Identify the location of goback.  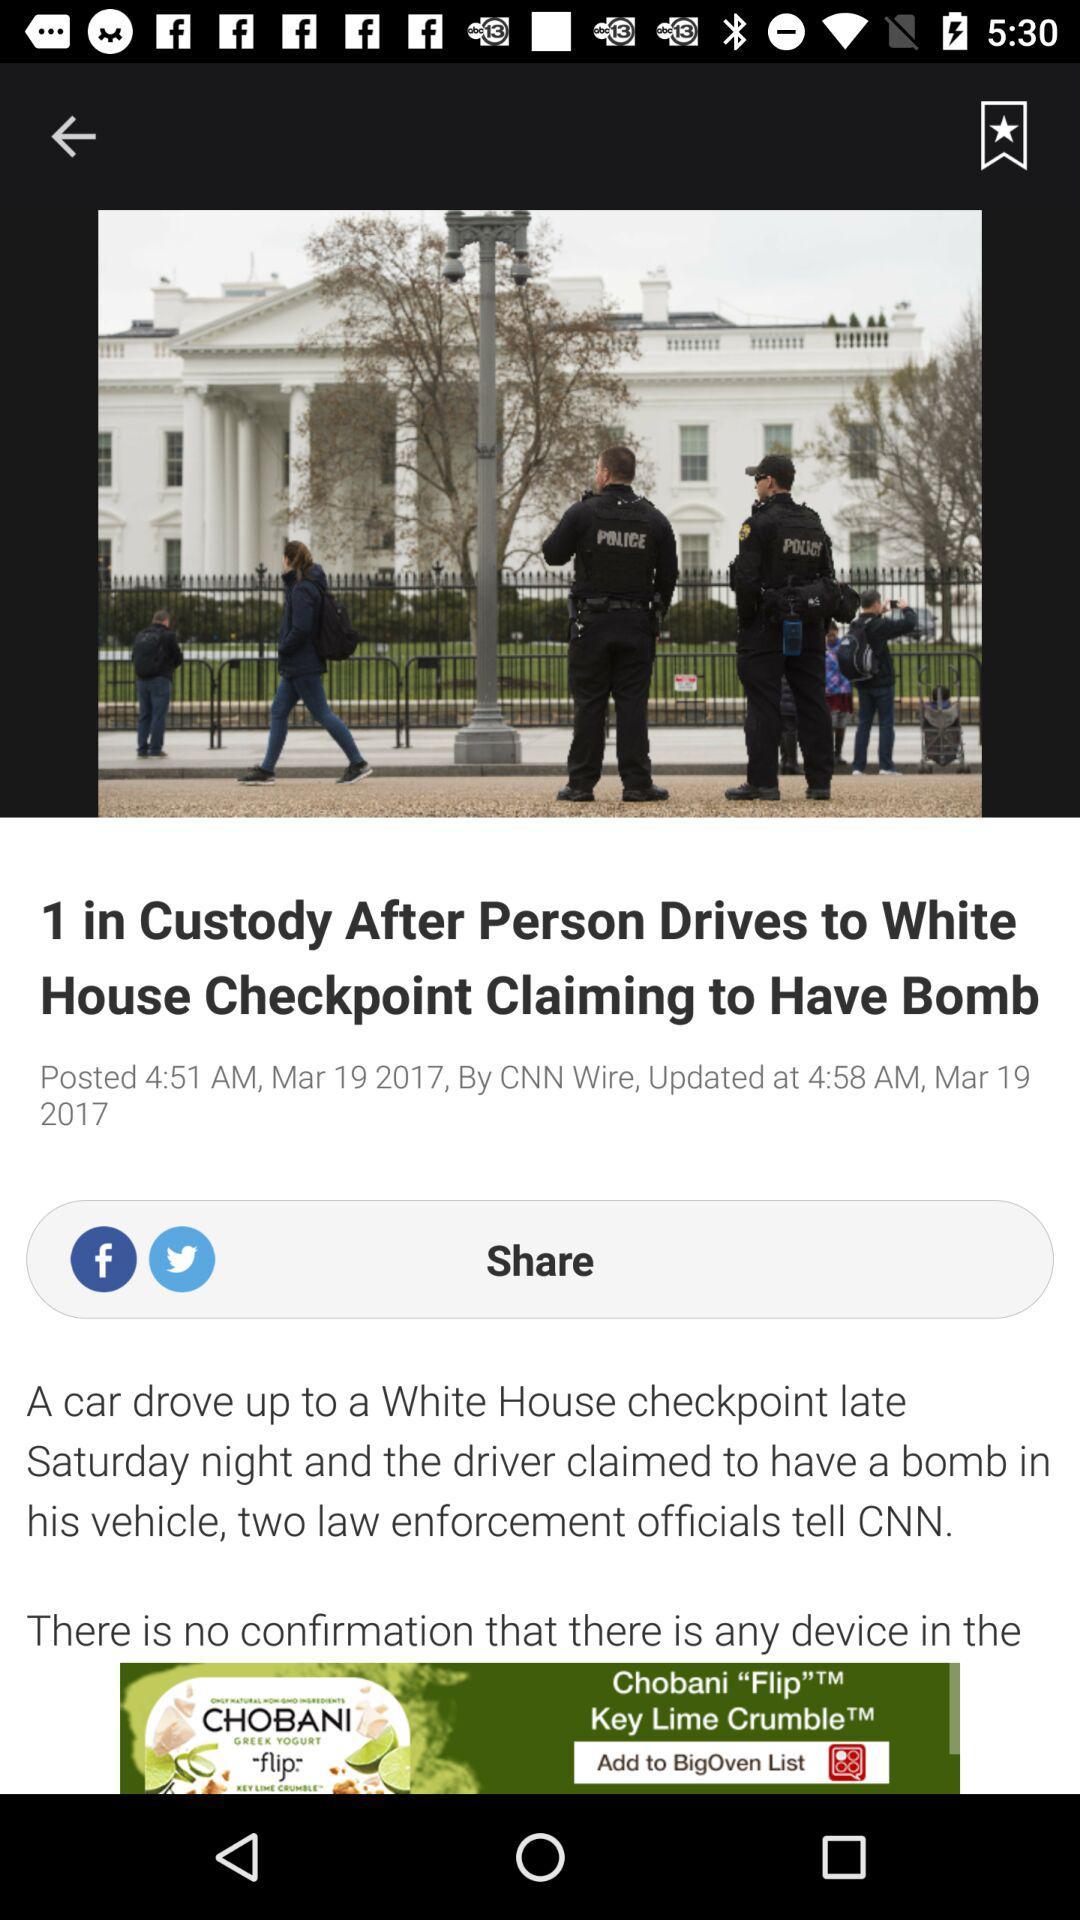
(72, 135).